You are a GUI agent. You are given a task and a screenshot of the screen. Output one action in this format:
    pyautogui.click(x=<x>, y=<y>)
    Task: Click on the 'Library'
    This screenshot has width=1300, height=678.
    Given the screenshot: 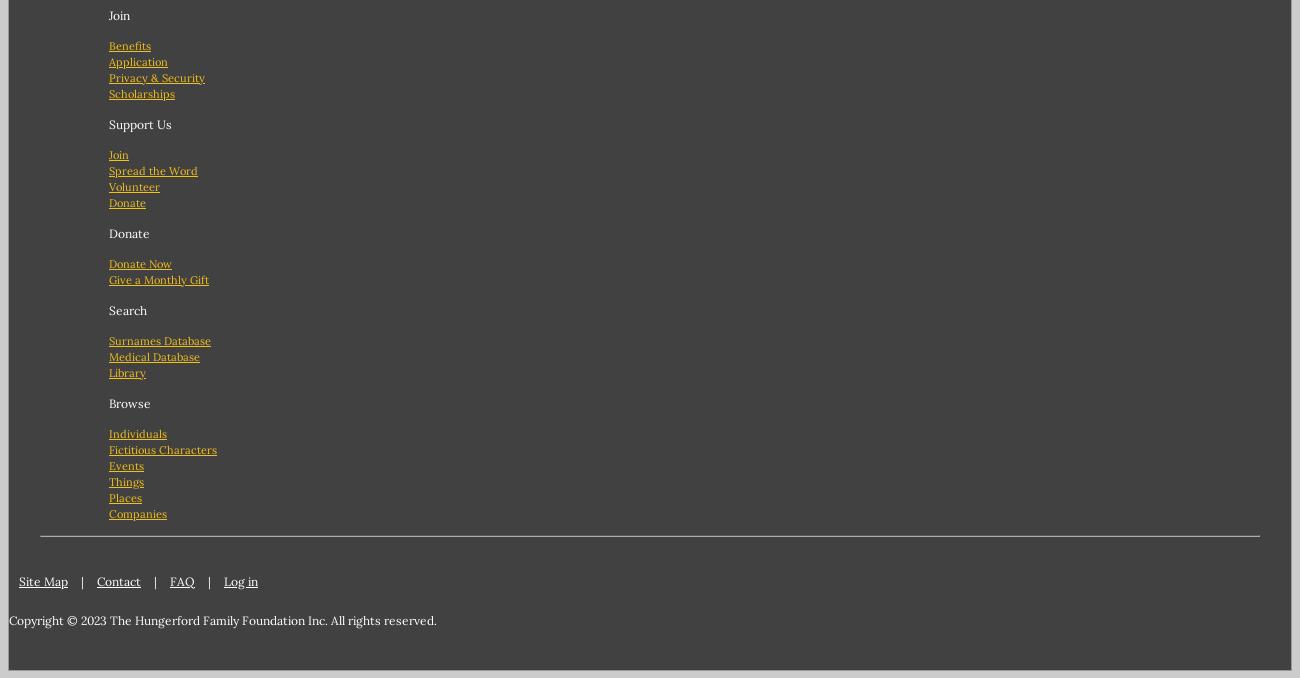 What is the action you would take?
    pyautogui.click(x=126, y=371)
    